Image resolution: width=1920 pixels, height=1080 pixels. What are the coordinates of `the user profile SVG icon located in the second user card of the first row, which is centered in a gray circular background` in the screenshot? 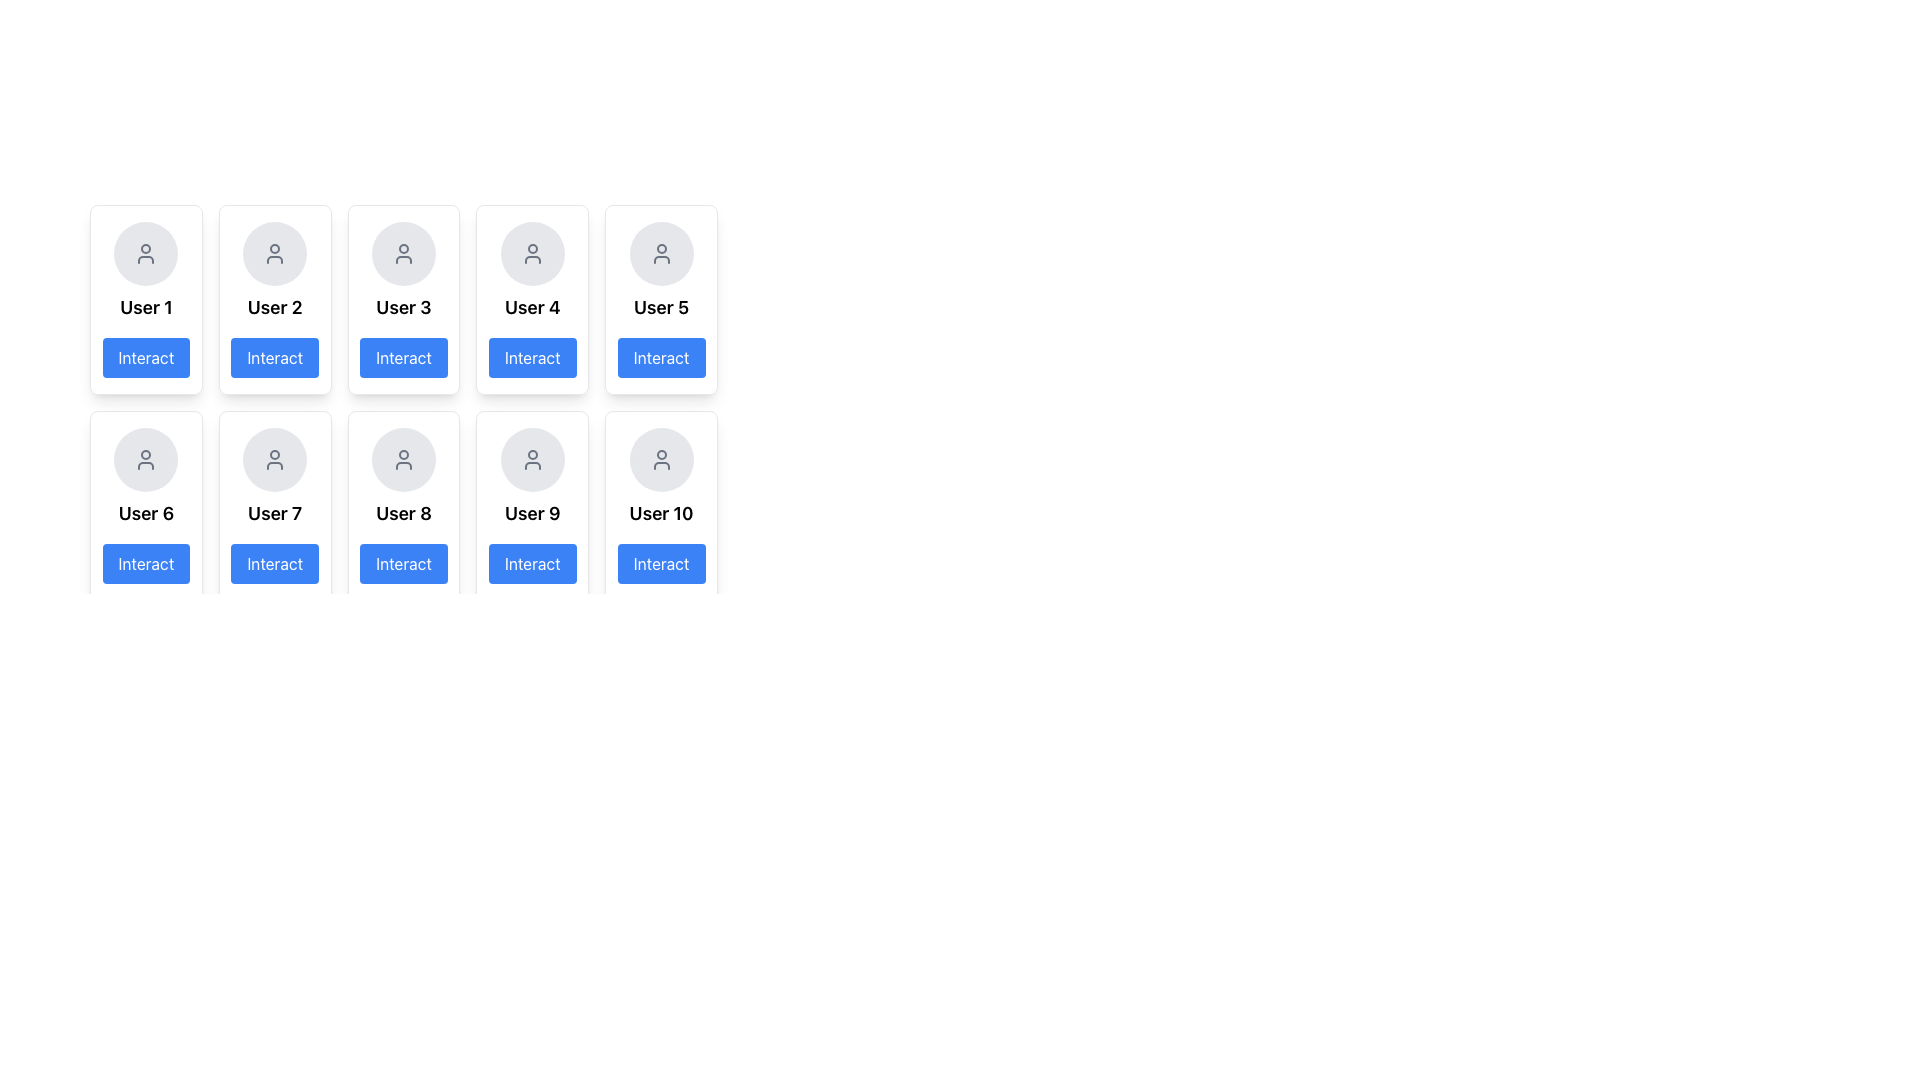 It's located at (274, 253).